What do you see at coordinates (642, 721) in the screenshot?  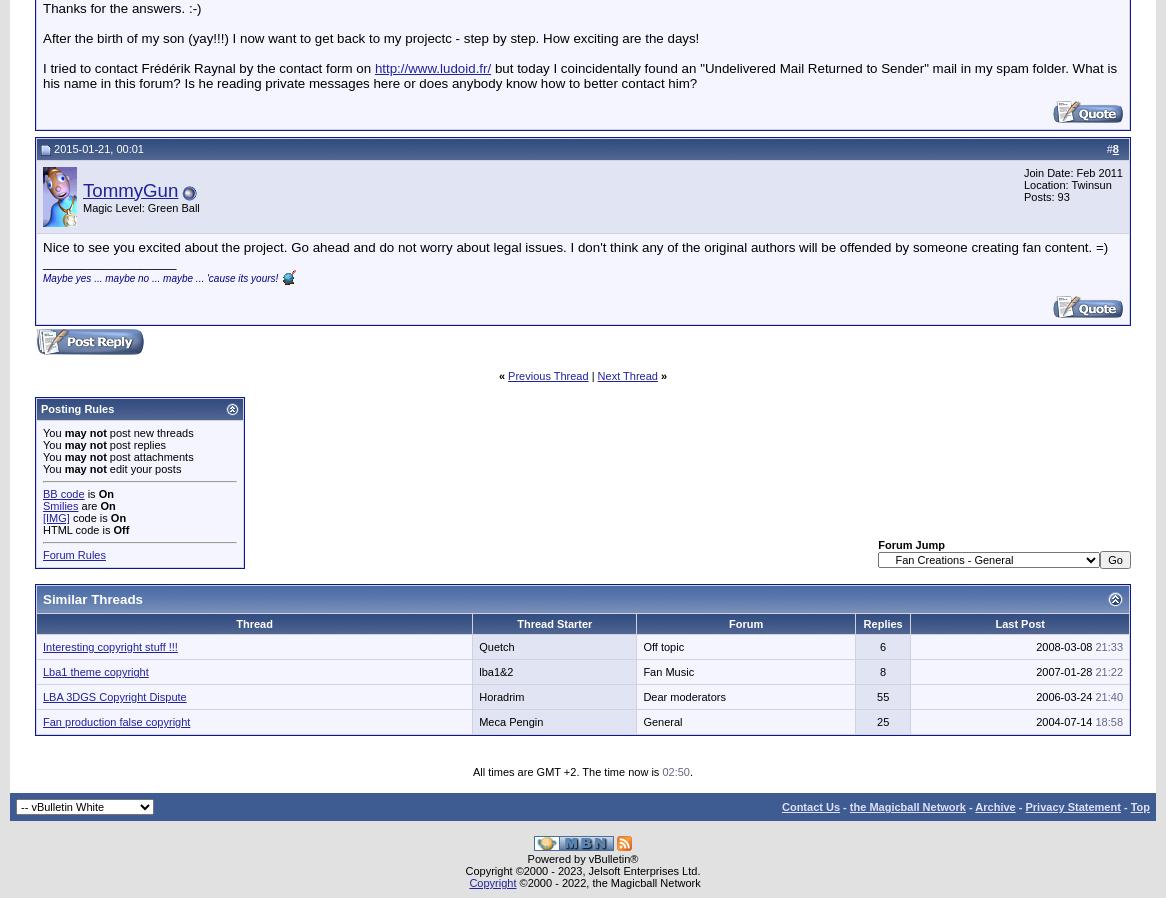 I see `'General'` at bounding box center [642, 721].